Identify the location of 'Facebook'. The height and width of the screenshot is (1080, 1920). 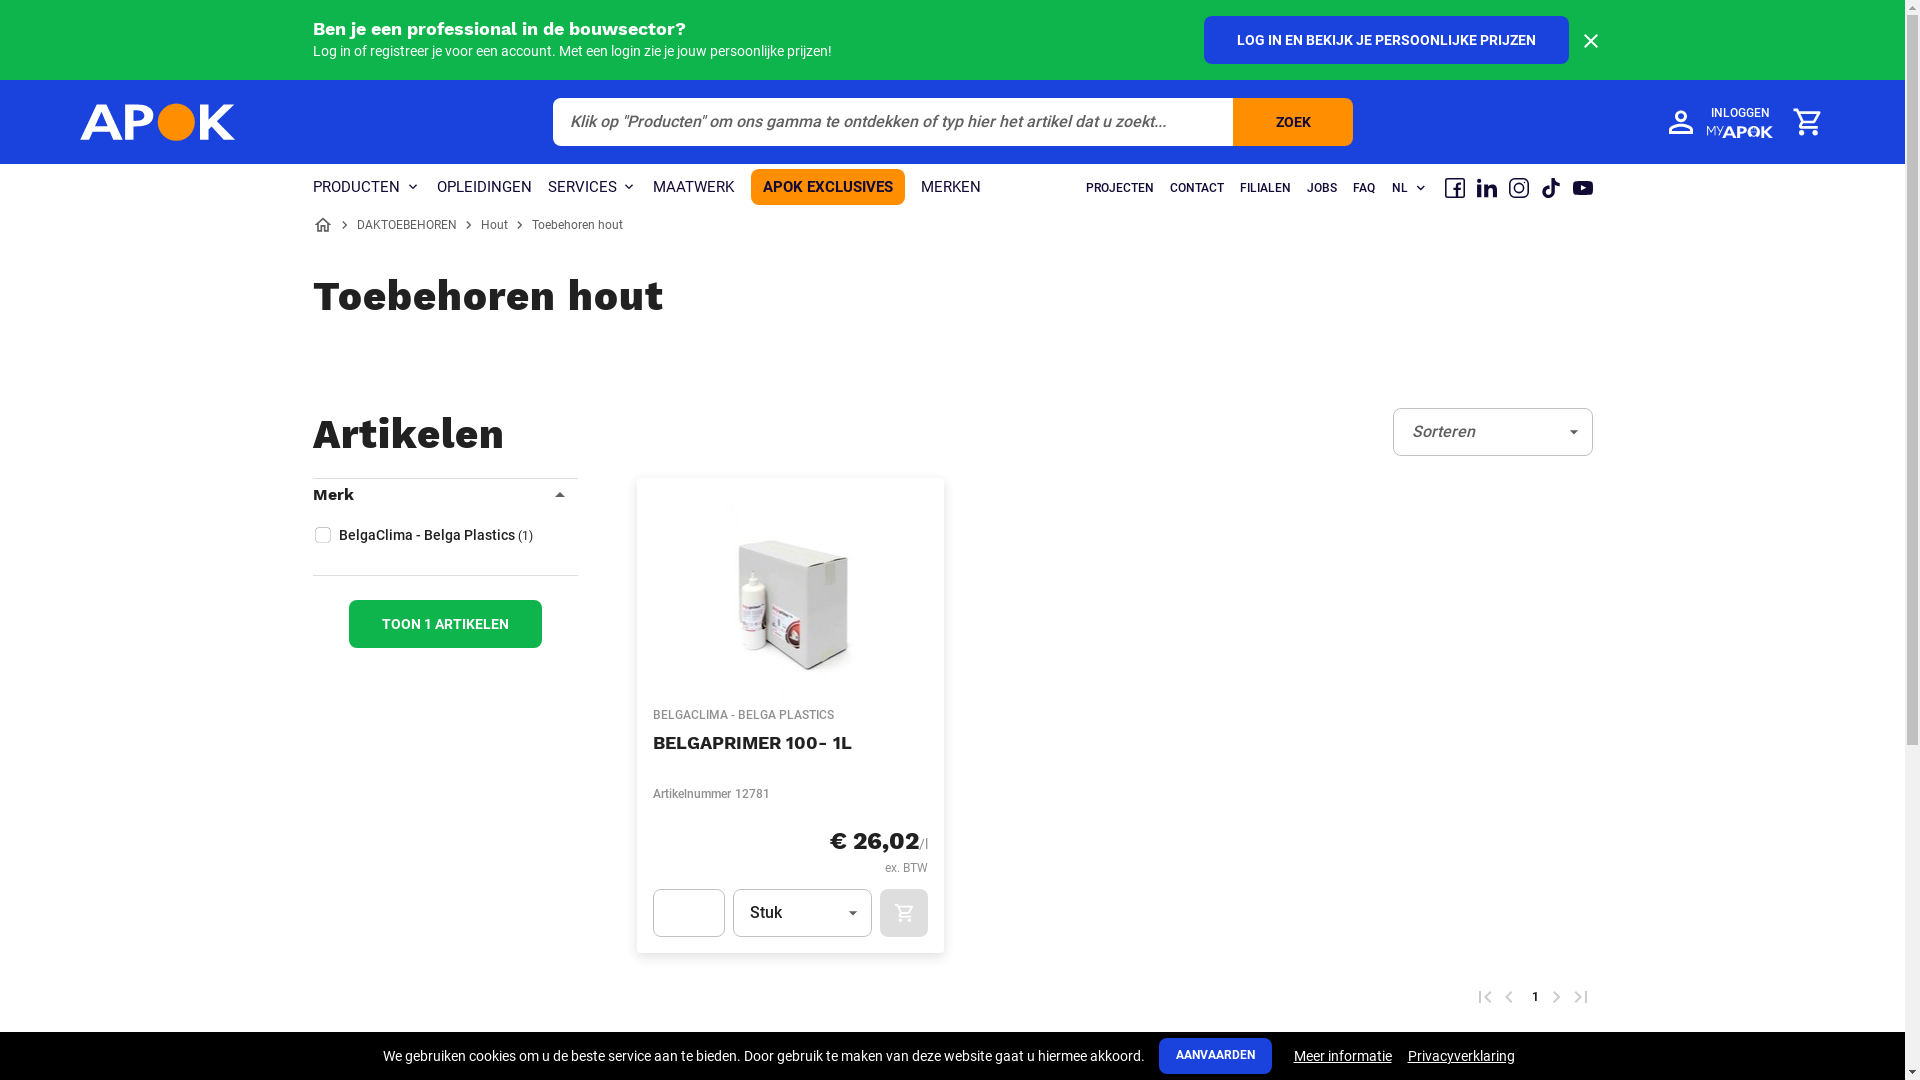
(1454, 188).